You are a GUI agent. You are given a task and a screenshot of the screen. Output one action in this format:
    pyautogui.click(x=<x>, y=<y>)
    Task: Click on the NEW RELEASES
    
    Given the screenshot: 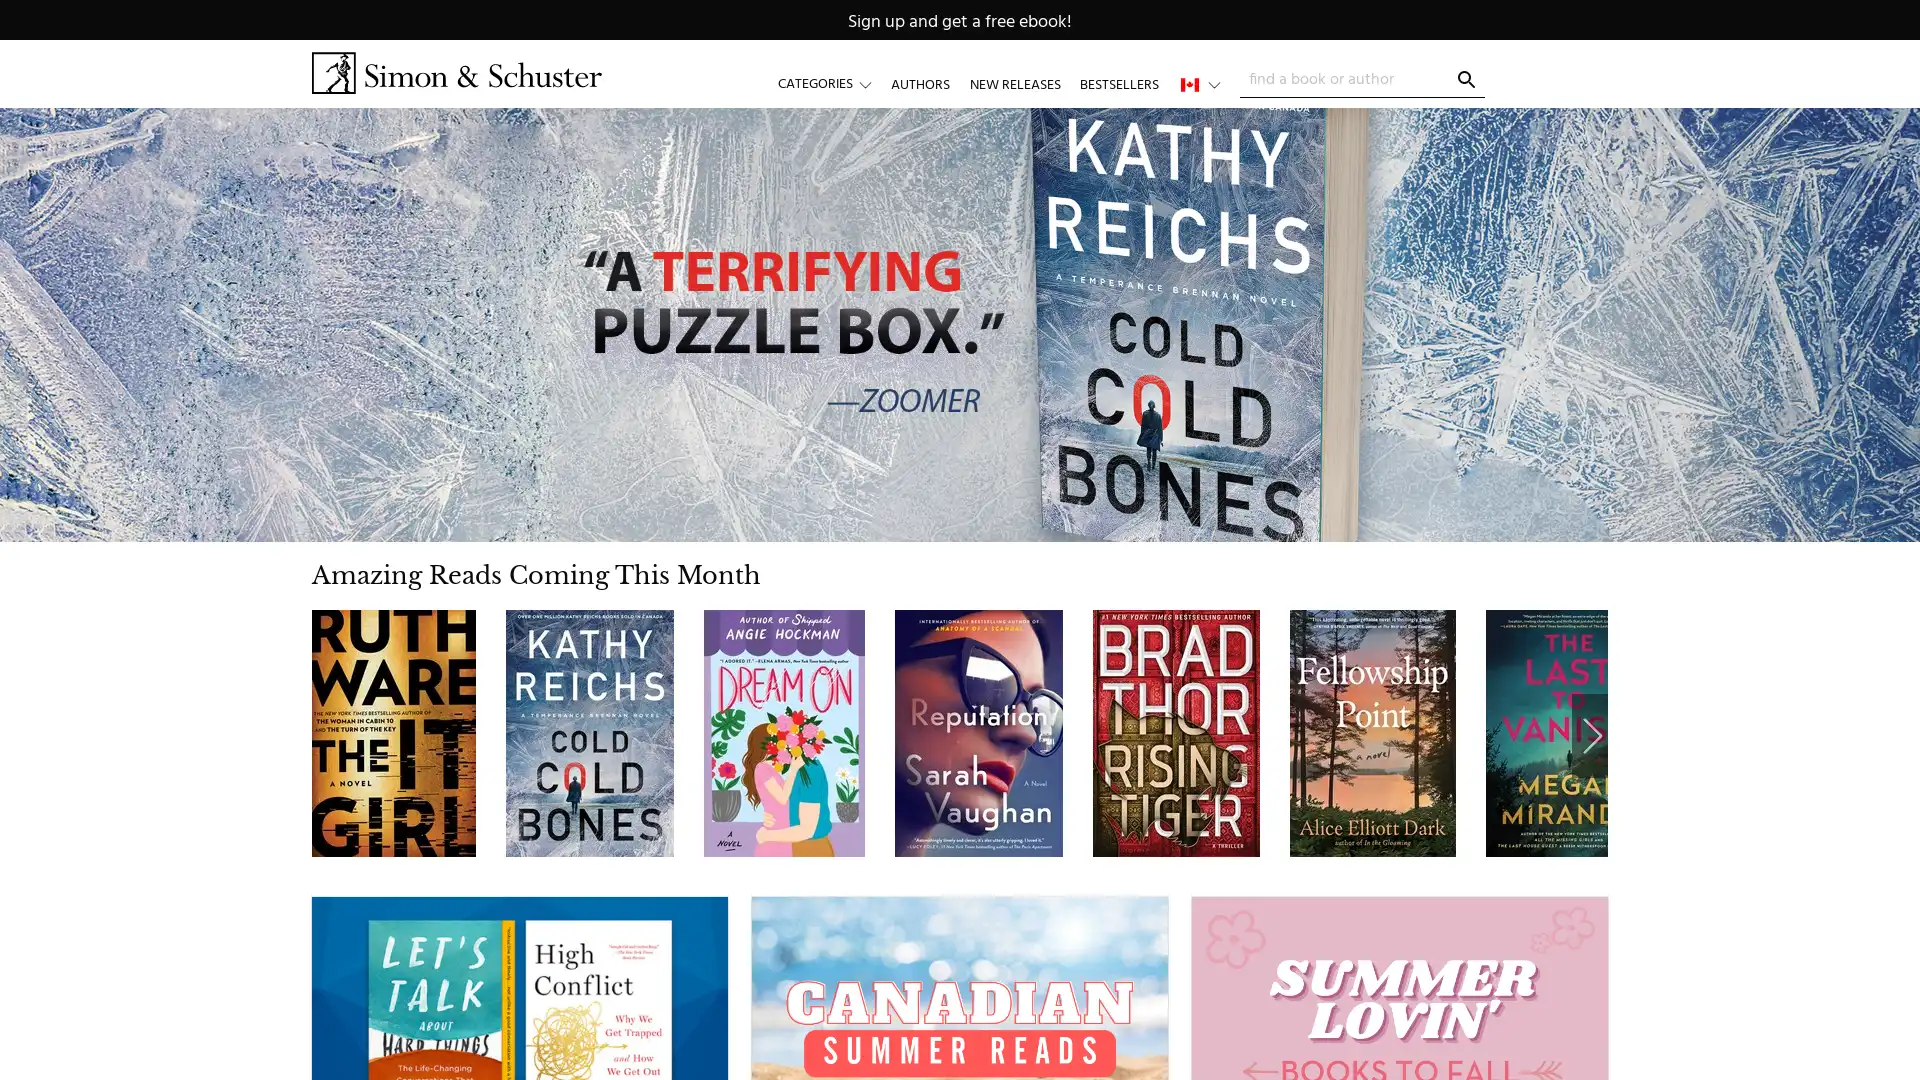 What is the action you would take?
    pyautogui.click(x=1014, y=83)
    